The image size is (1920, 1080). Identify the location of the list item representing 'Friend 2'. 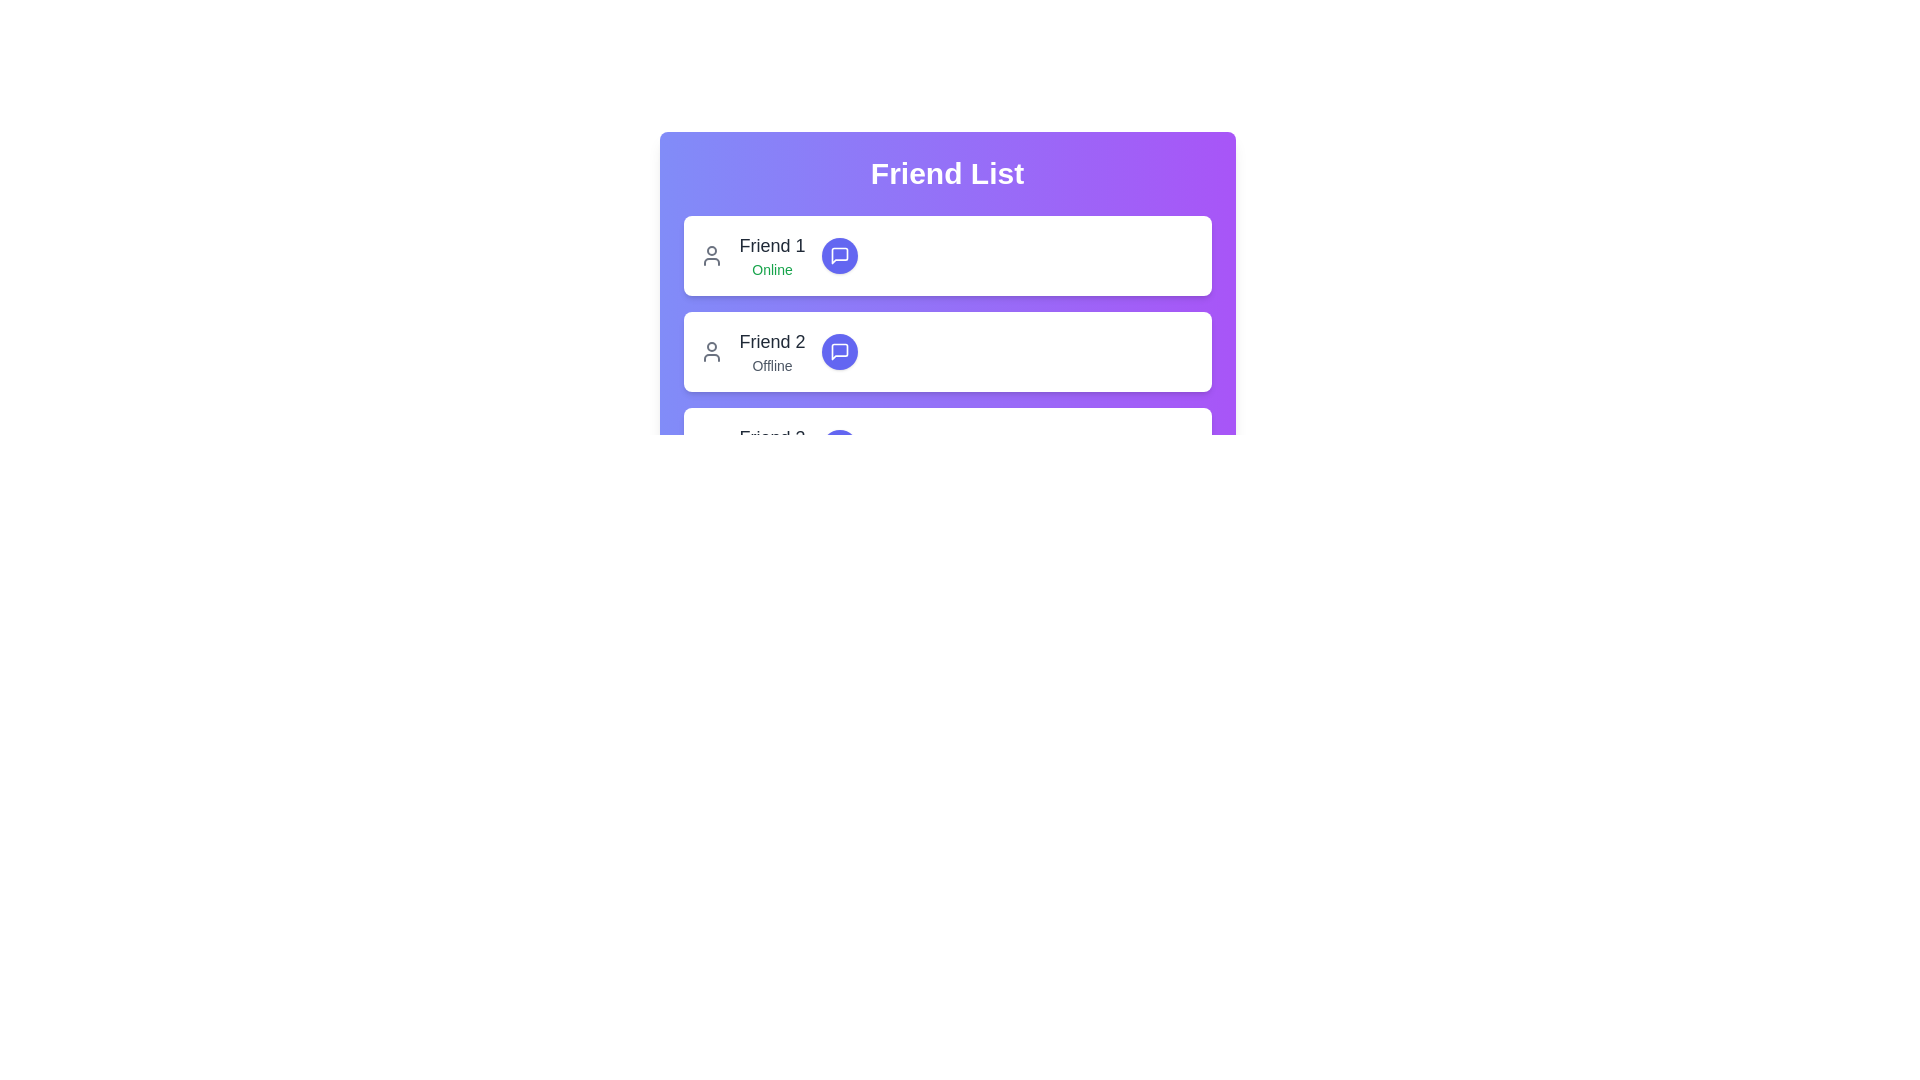
(946, 350).